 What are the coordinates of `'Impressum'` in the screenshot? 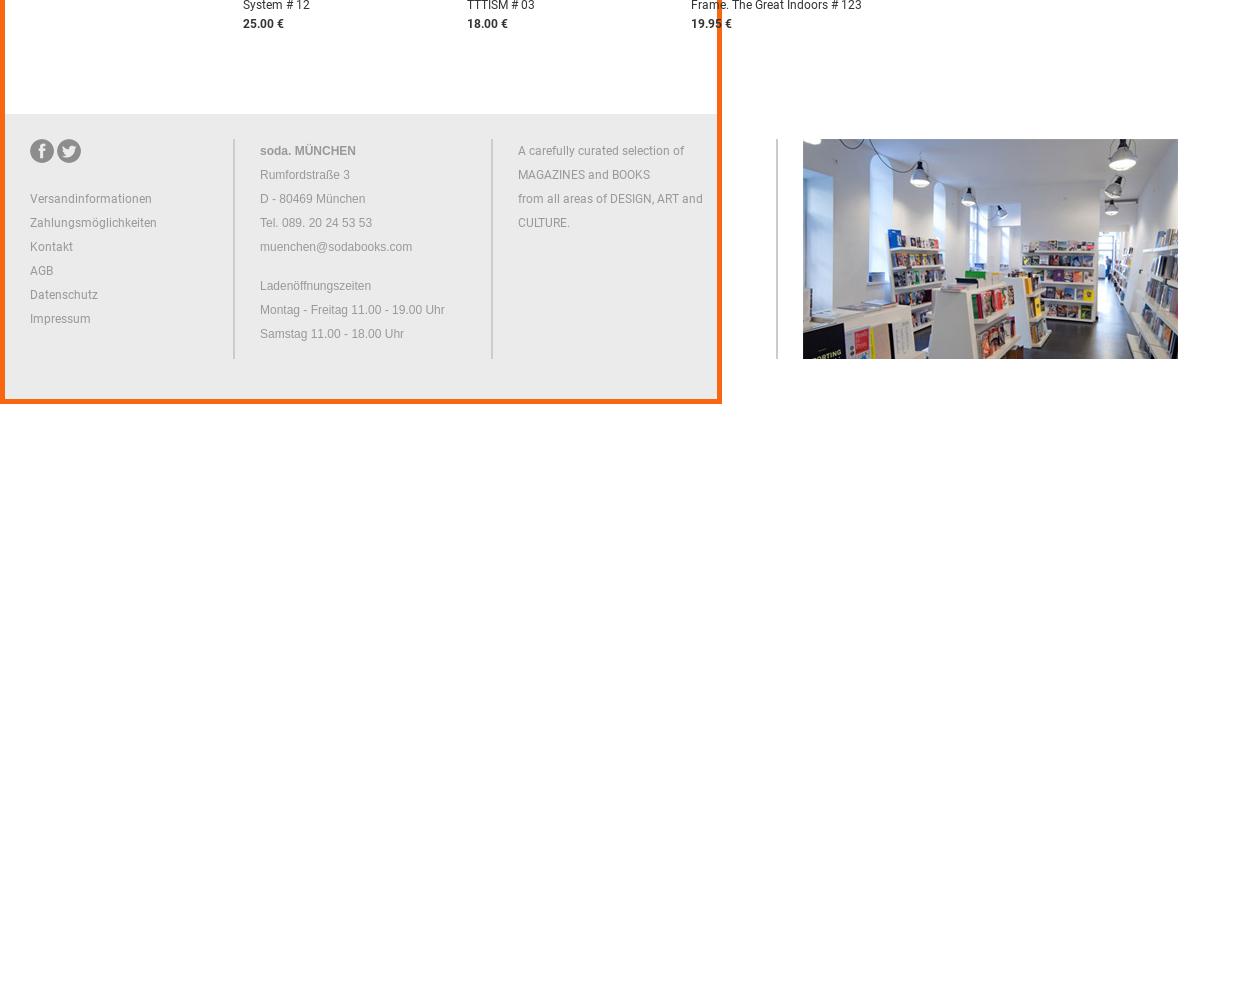 It's located at (60, 318).